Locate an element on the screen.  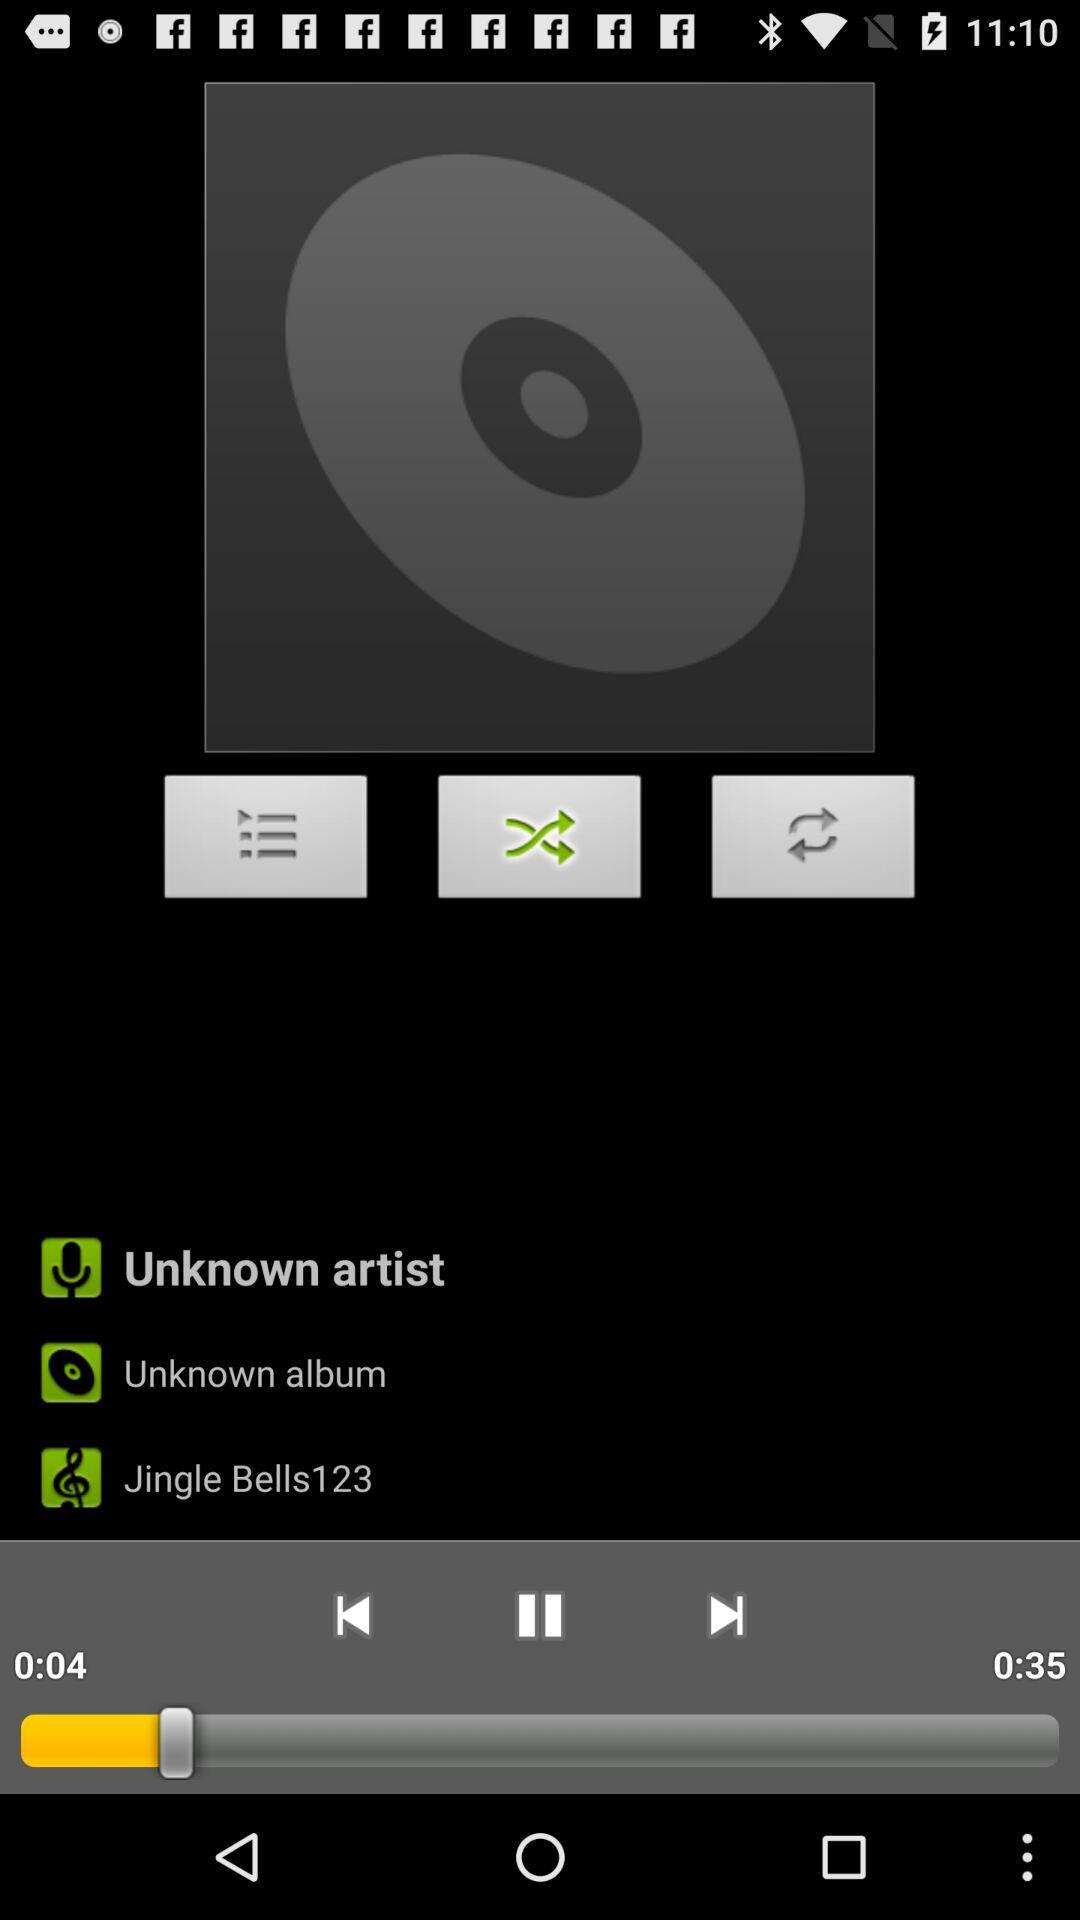
item above the unknown artist app is located at coordinates (265, 842).